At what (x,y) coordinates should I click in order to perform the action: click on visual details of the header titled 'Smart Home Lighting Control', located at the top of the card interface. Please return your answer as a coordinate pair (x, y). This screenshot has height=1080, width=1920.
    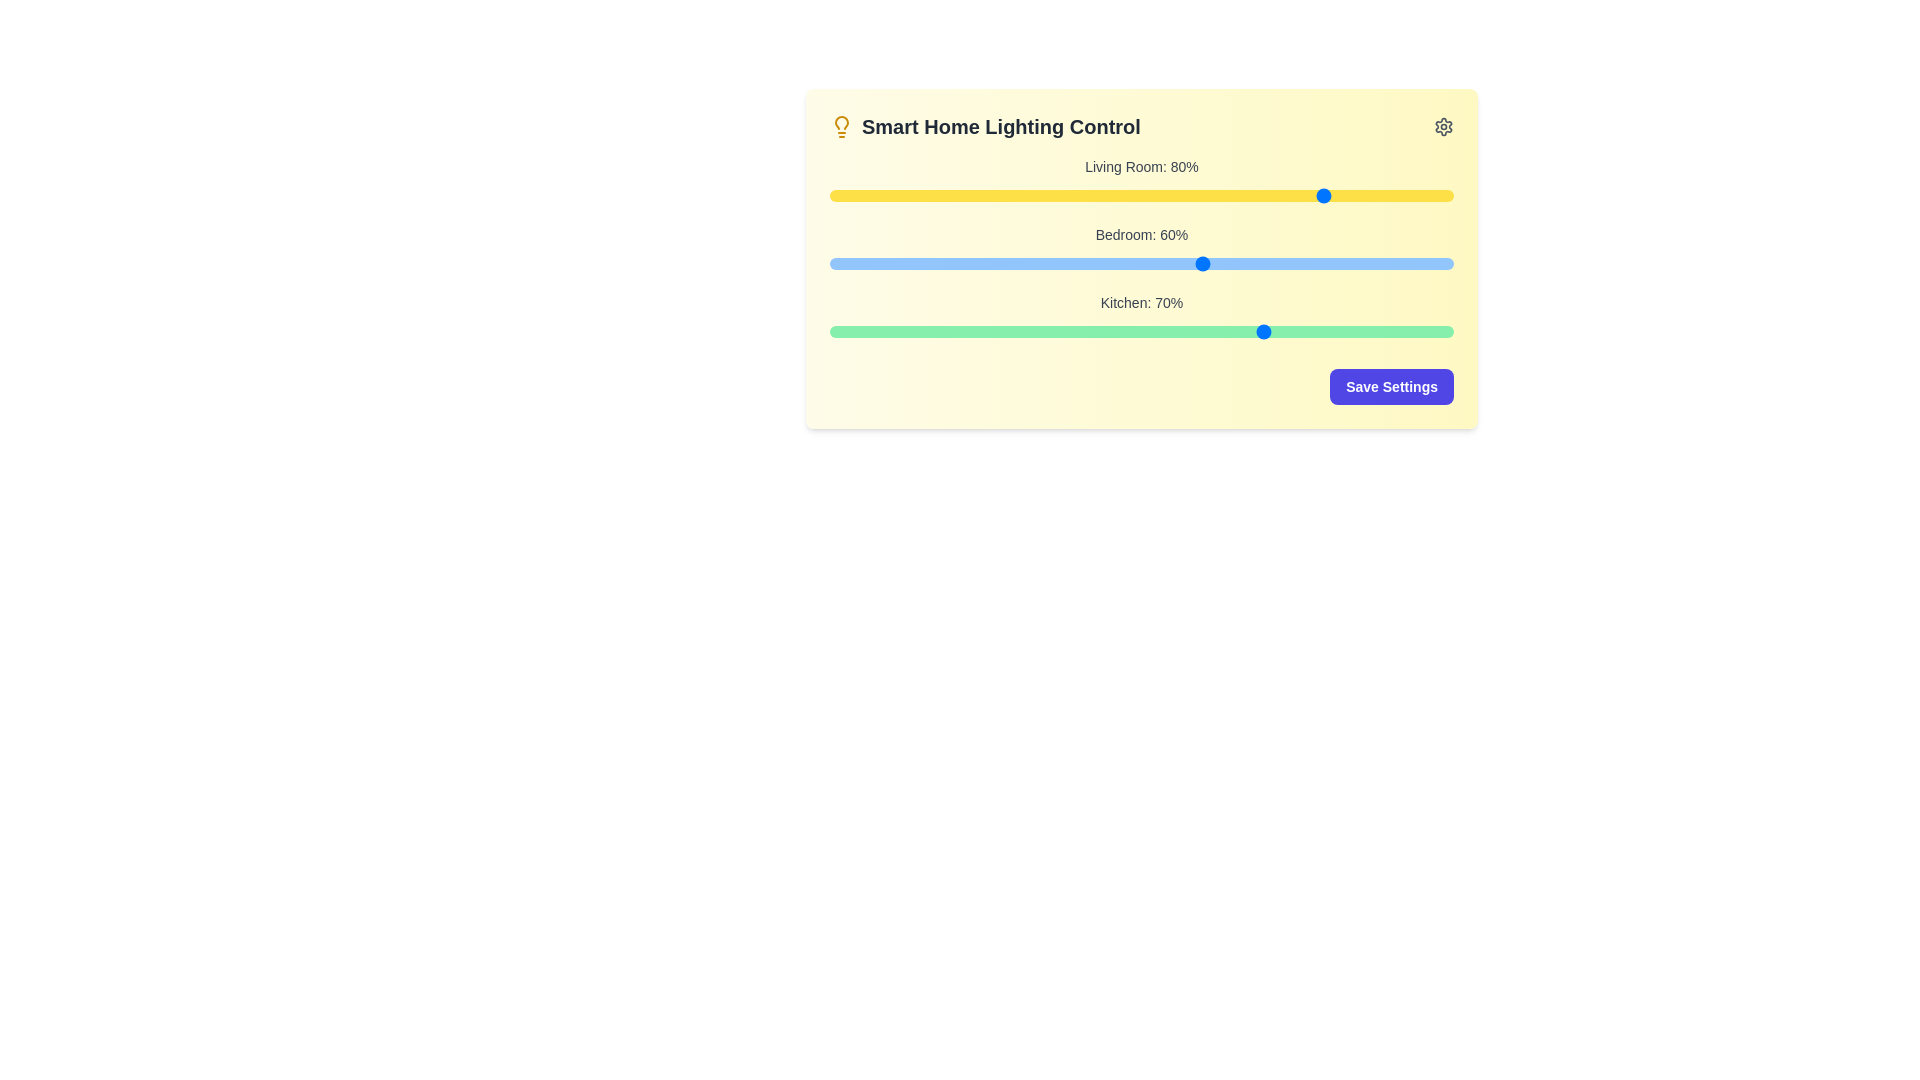
    Looking at the image, I should click on (1142, 127).